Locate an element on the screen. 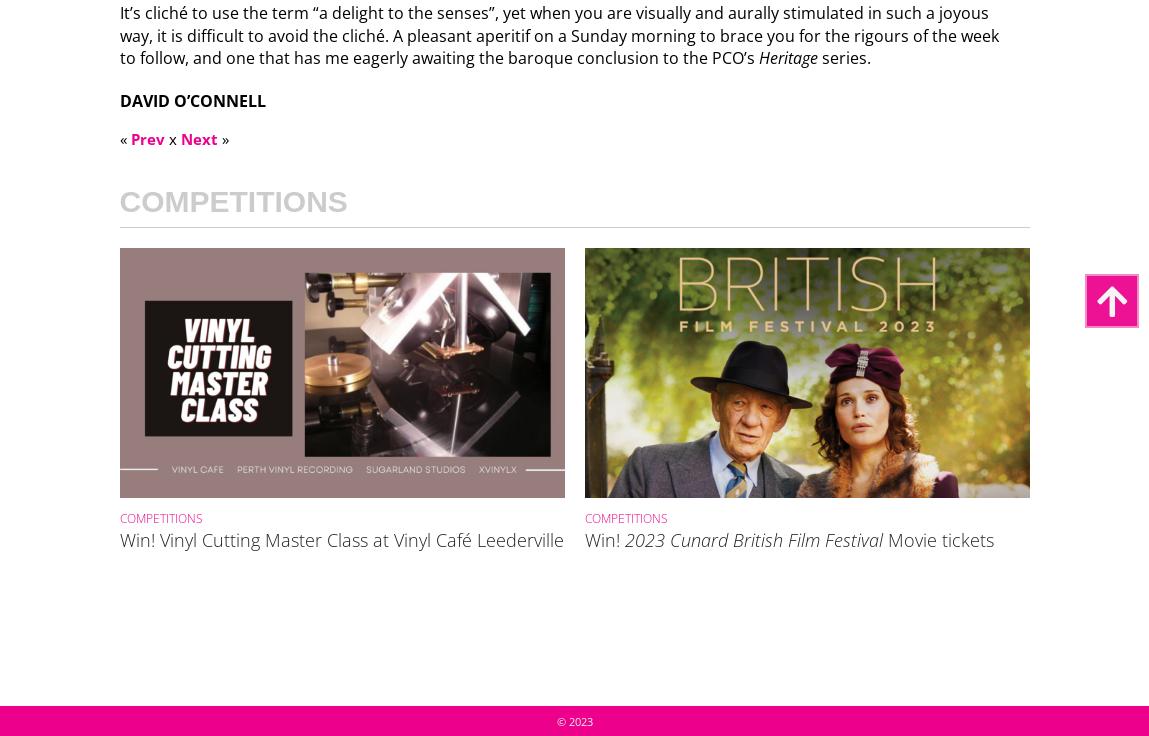 This screenshot has width=1149, height=736. '2023 Cunard British Film Festival' is located at coordinates (753, 538).